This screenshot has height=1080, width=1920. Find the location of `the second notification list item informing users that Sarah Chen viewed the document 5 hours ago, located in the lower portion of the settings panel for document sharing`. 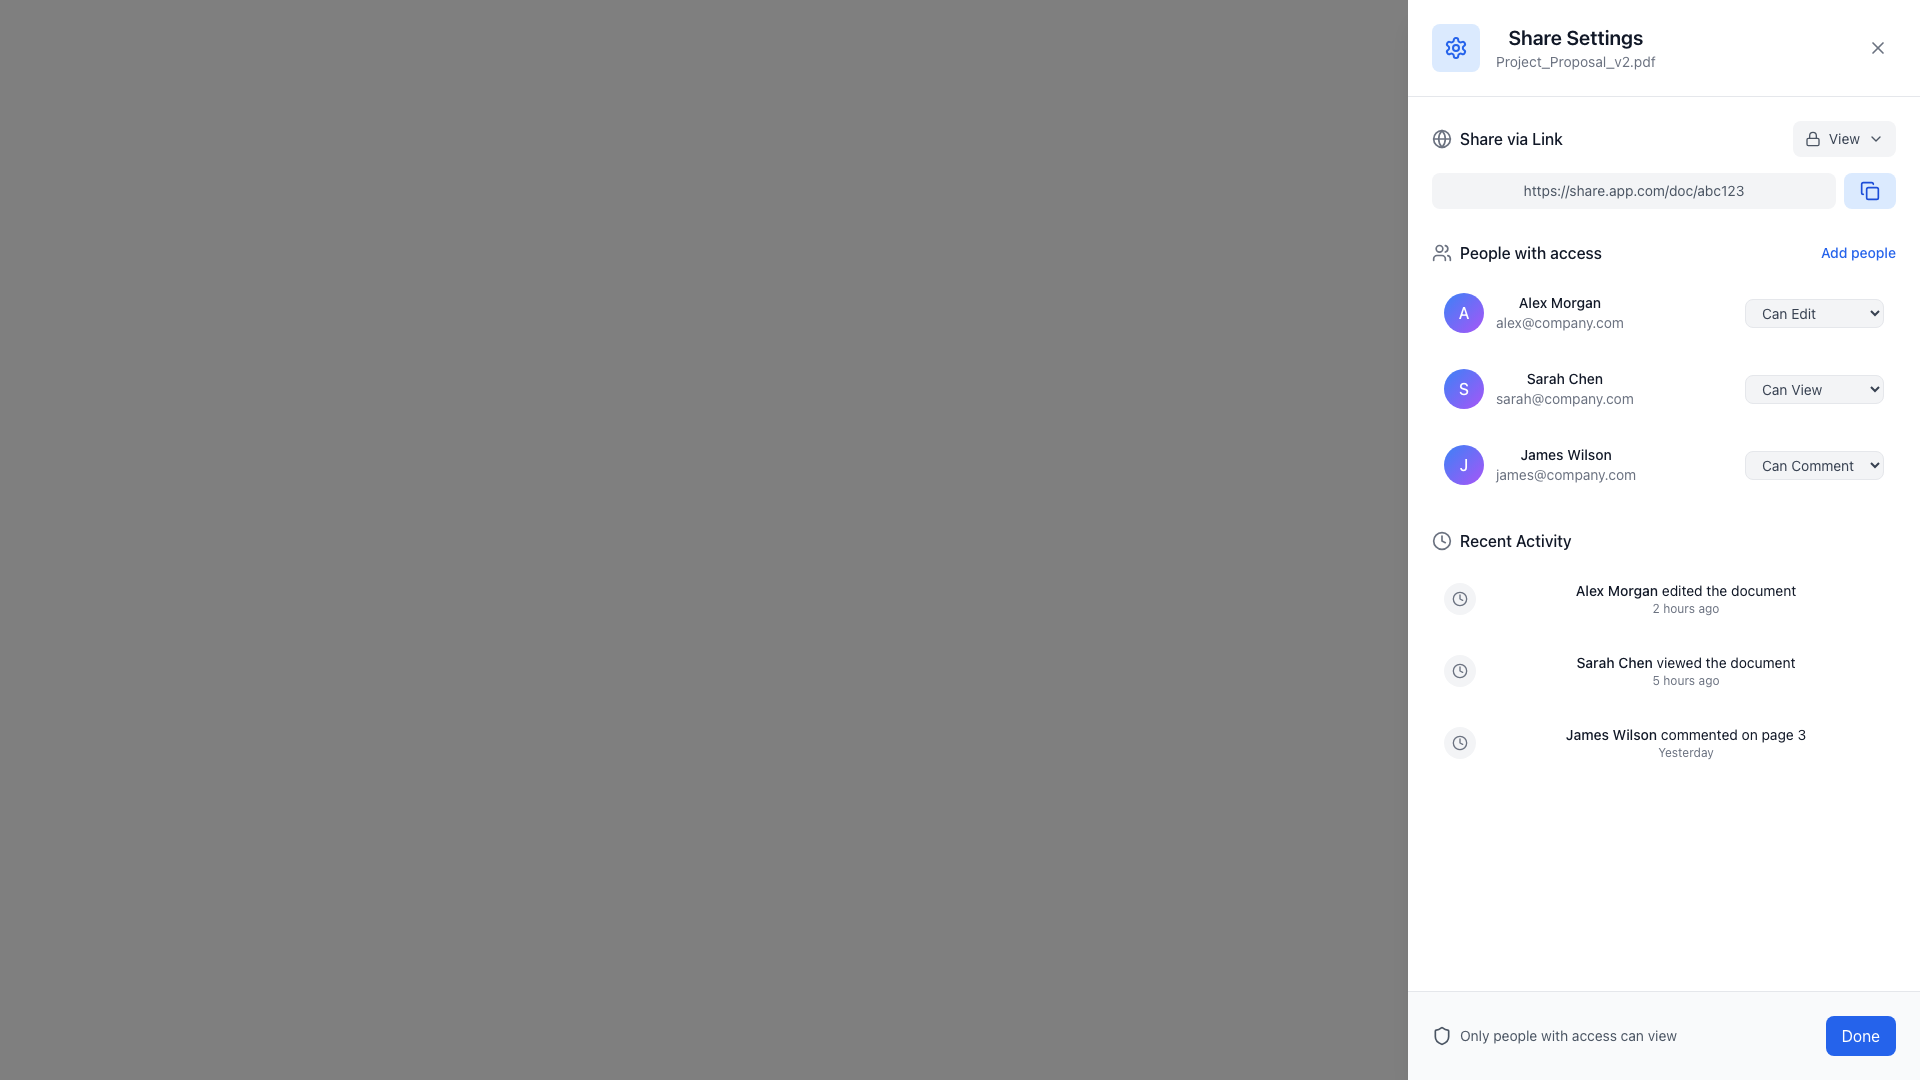

the second notification list item informing users that Sarah Chen viewed the document 5 hours ago, located in the lower portion of the settings panel for document sharing is located at coordinates (1664, 671).